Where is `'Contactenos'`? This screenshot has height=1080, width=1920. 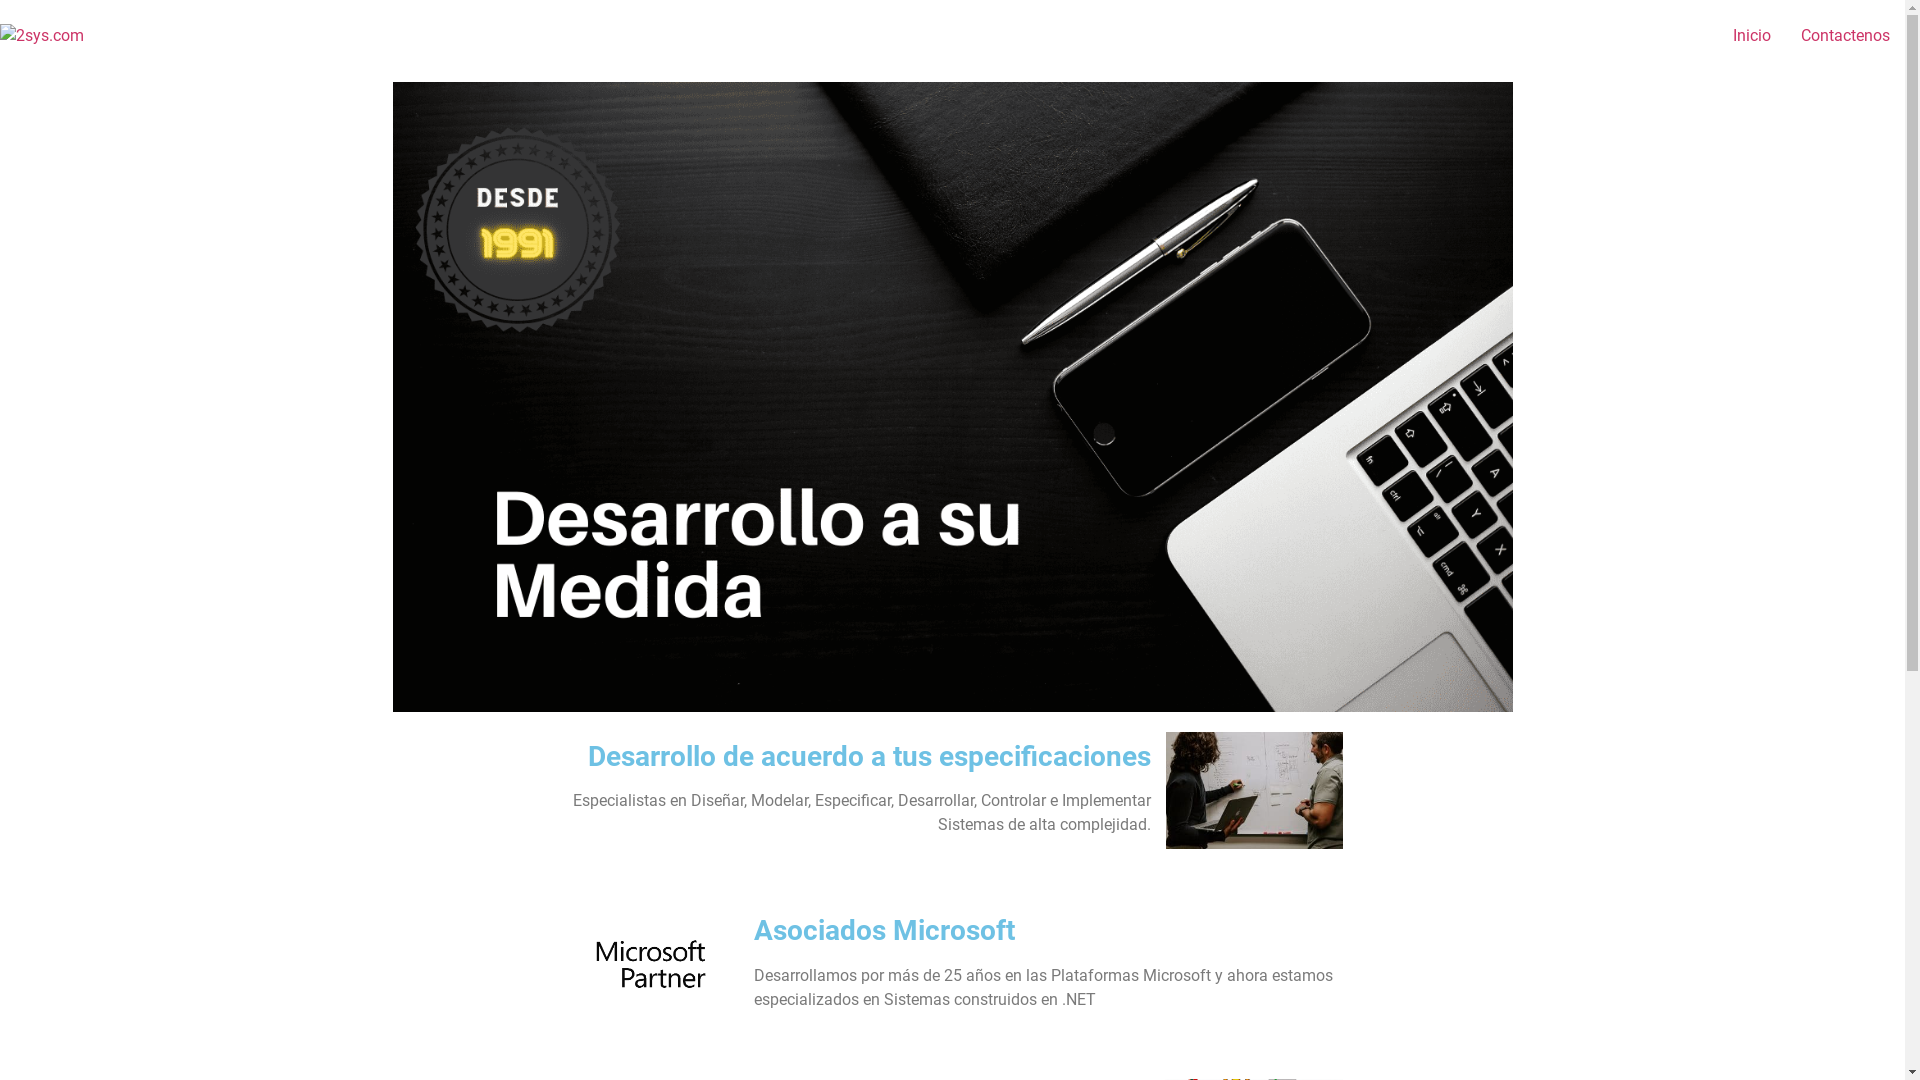
'Contactenos' is located at coordinates (1844, 35).